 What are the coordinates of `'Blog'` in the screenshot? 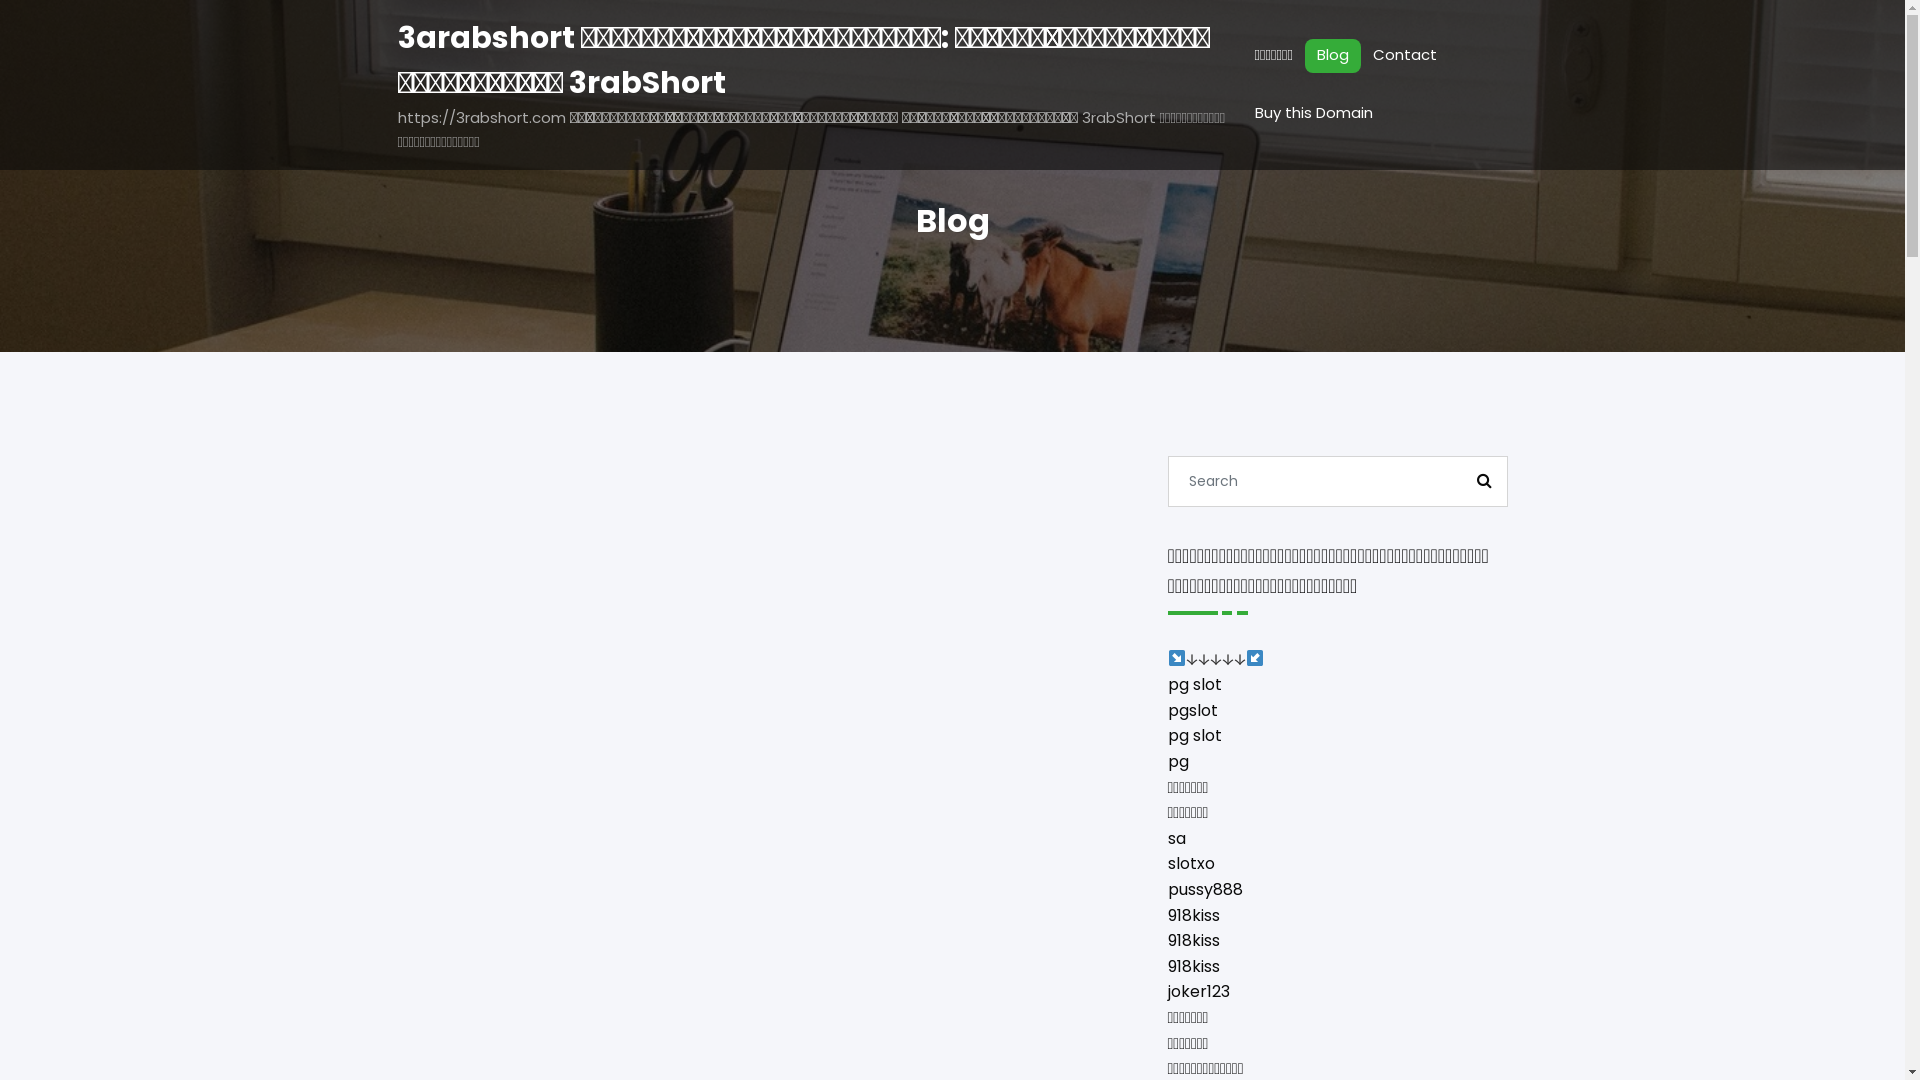 It's located at (1333, 55).